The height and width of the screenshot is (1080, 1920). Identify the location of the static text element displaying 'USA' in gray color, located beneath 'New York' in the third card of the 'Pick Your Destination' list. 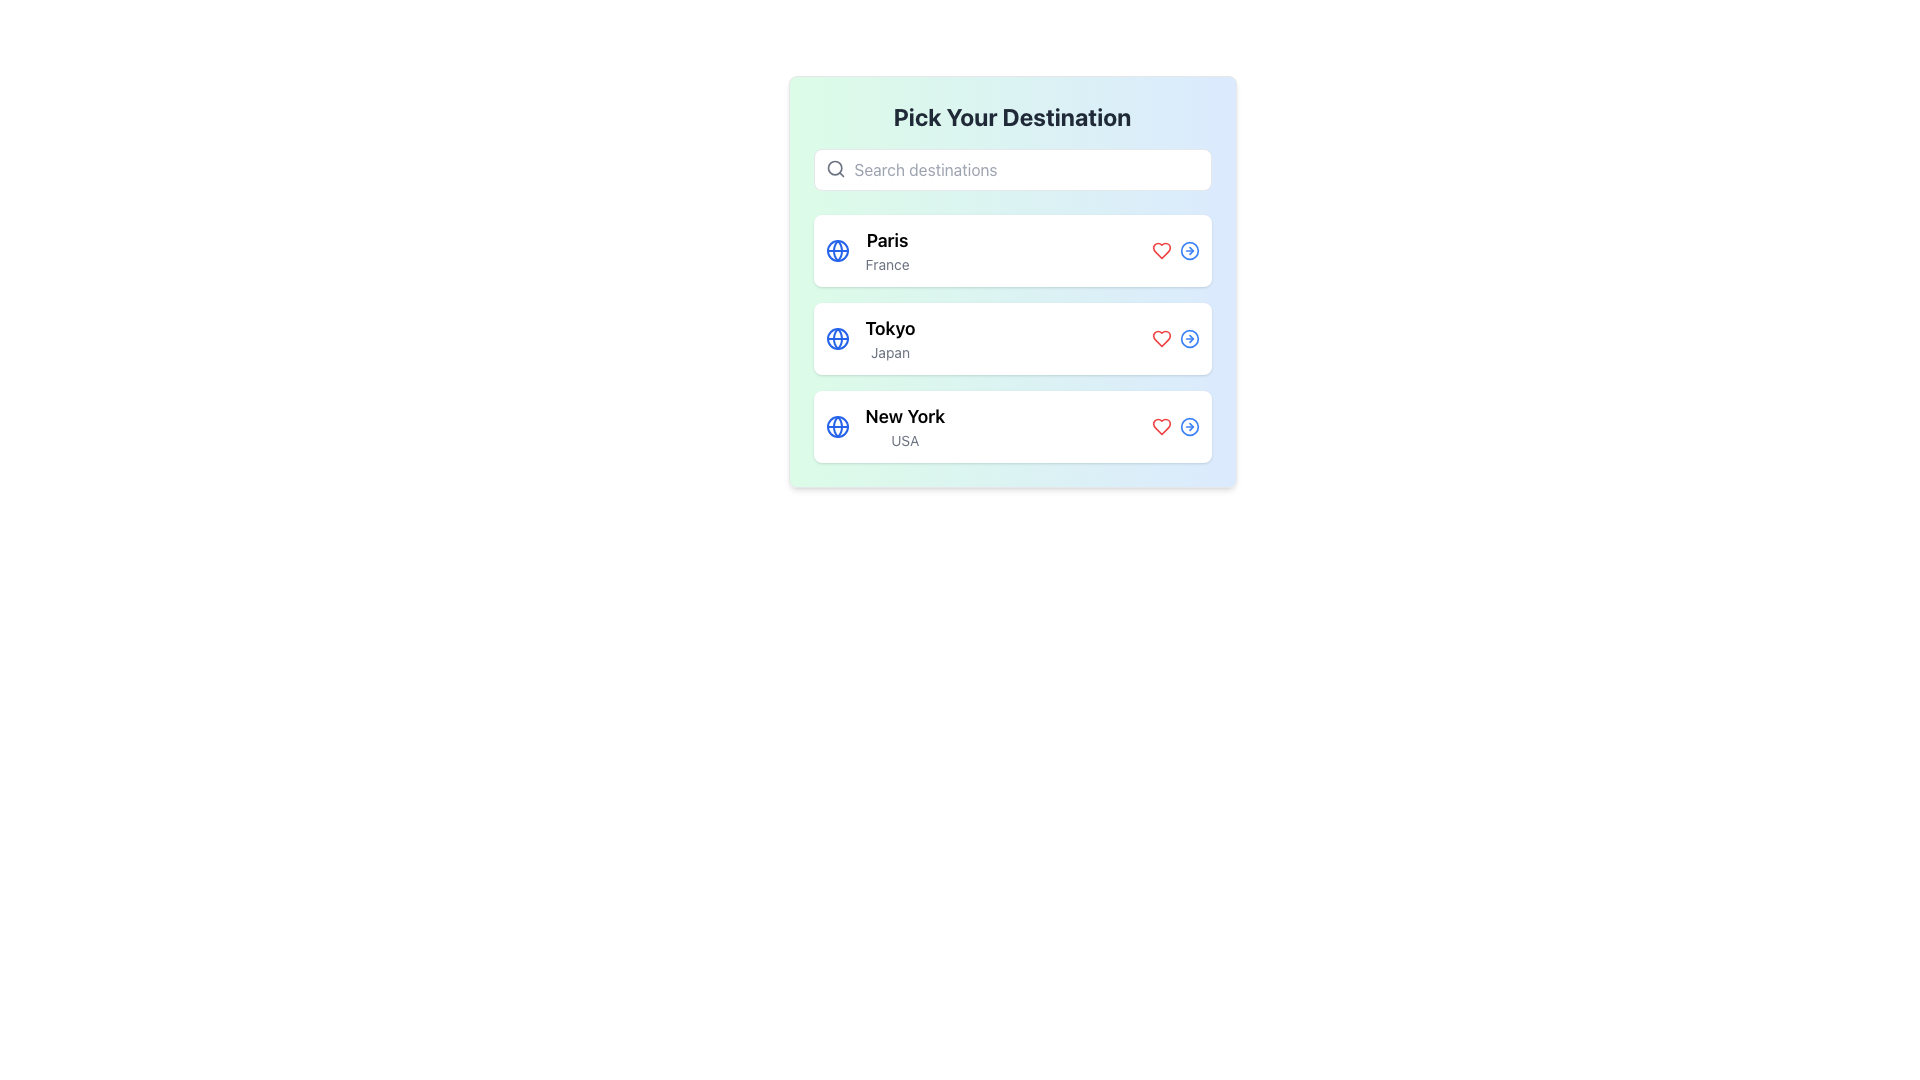
(904, 439).